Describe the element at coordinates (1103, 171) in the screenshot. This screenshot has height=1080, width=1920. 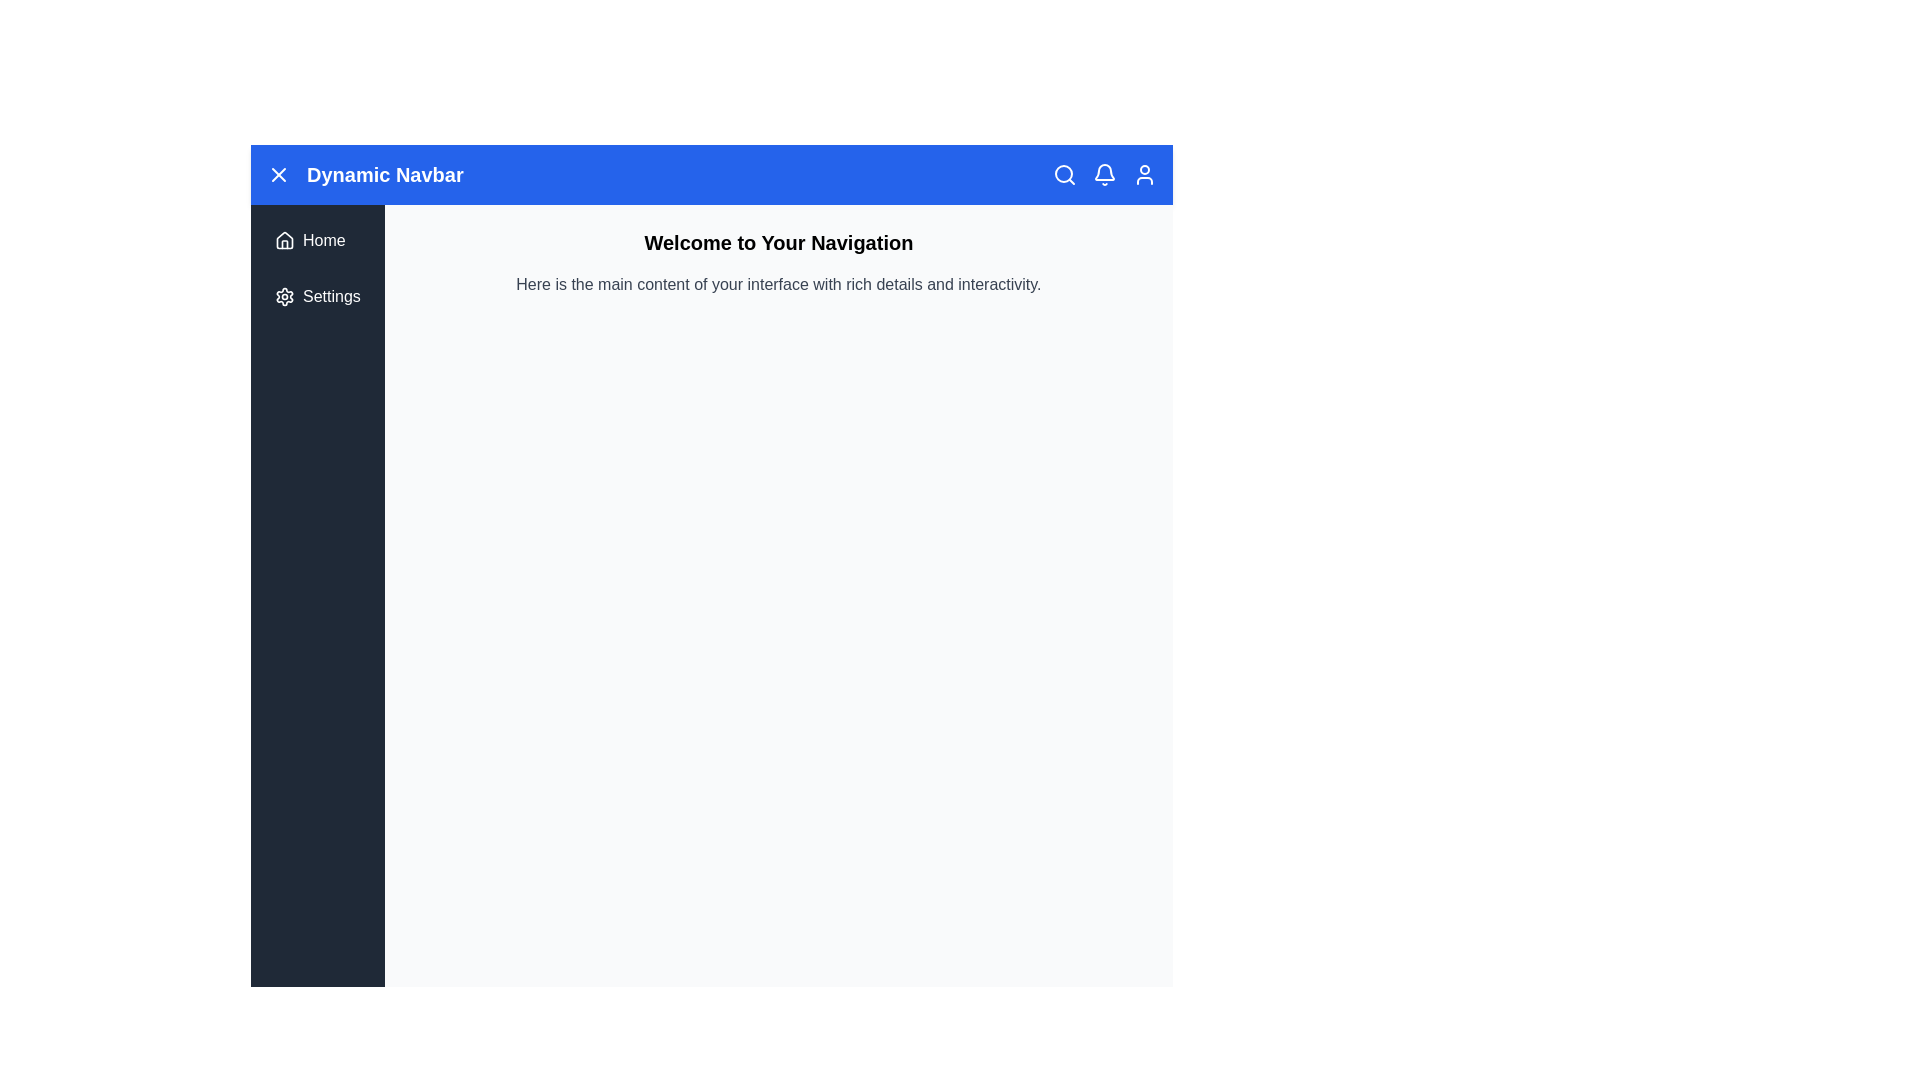
I see `the notification icon located in the top-right corner of the application's navigation bar, which serves as a visual cue for pending notifications` at that location.